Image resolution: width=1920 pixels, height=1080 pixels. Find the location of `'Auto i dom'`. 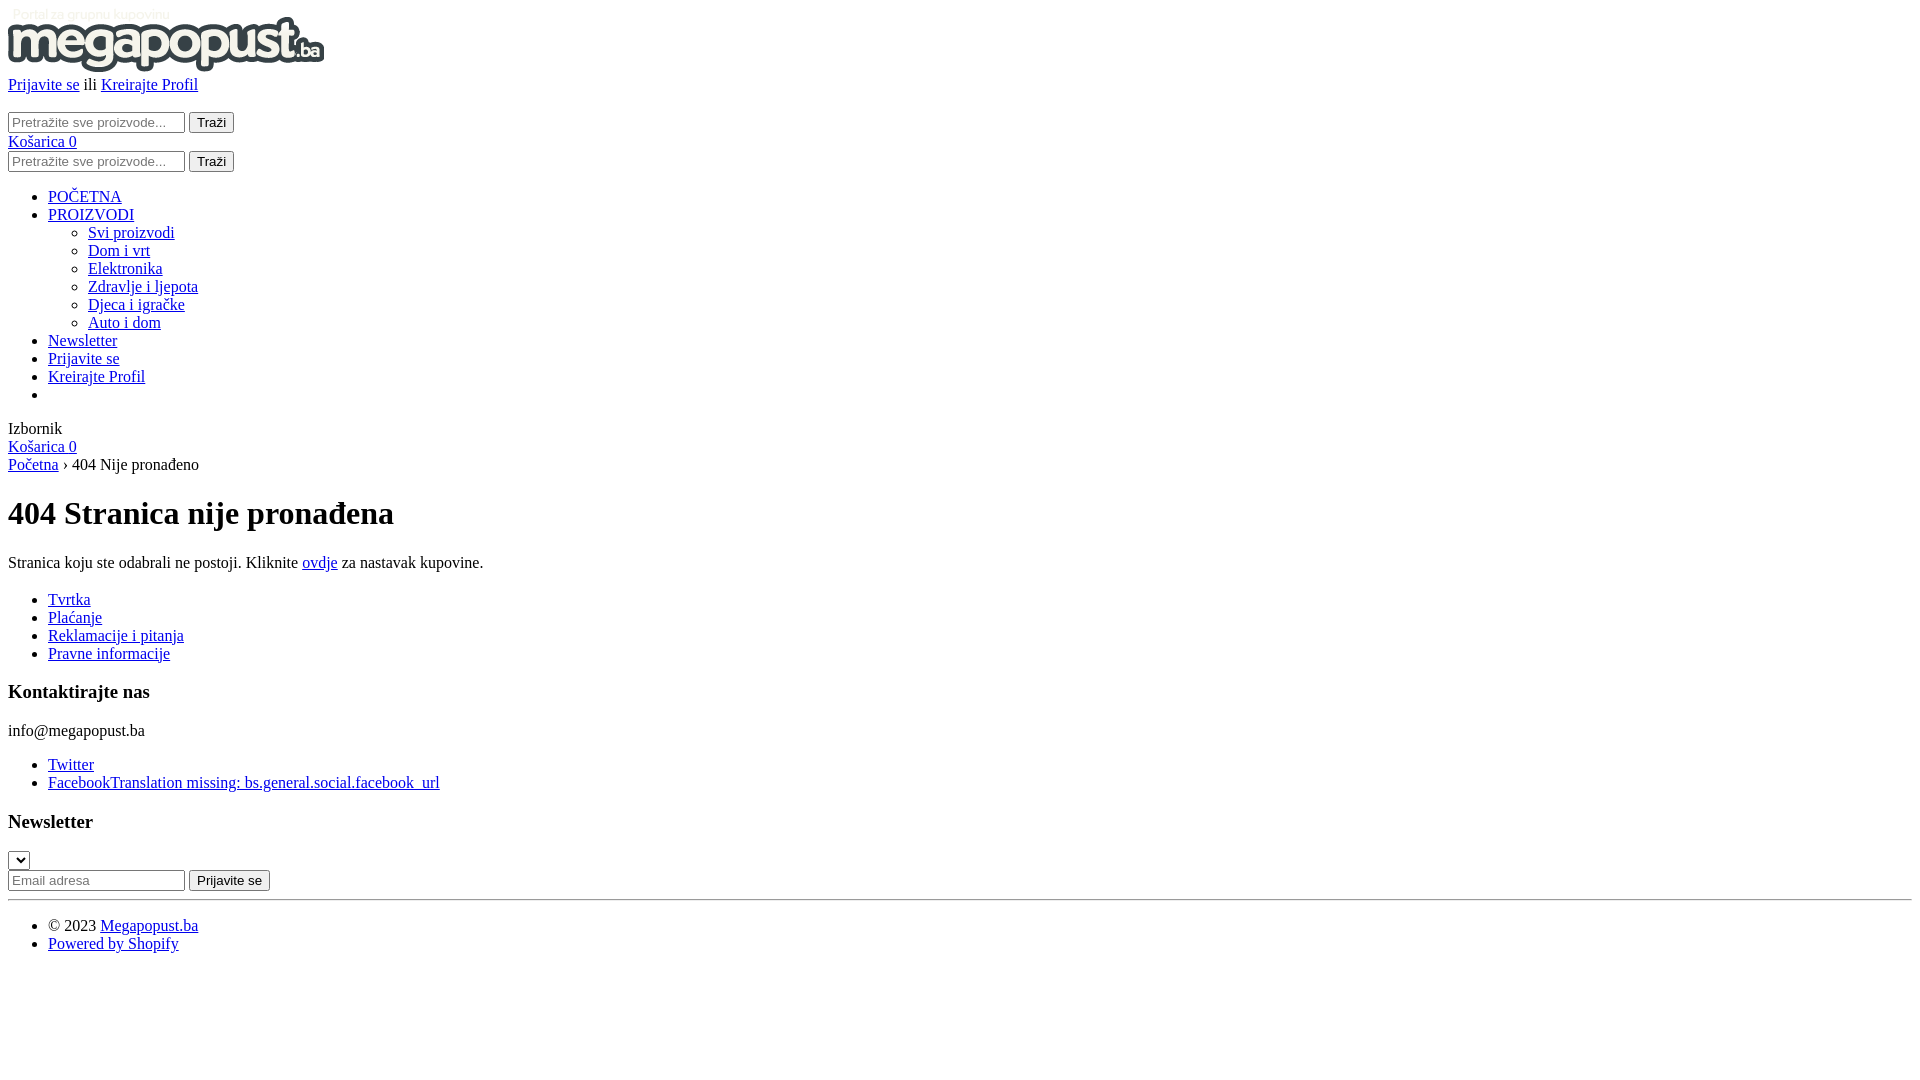

'Auto i dom' is located at coordinates (123, 321).